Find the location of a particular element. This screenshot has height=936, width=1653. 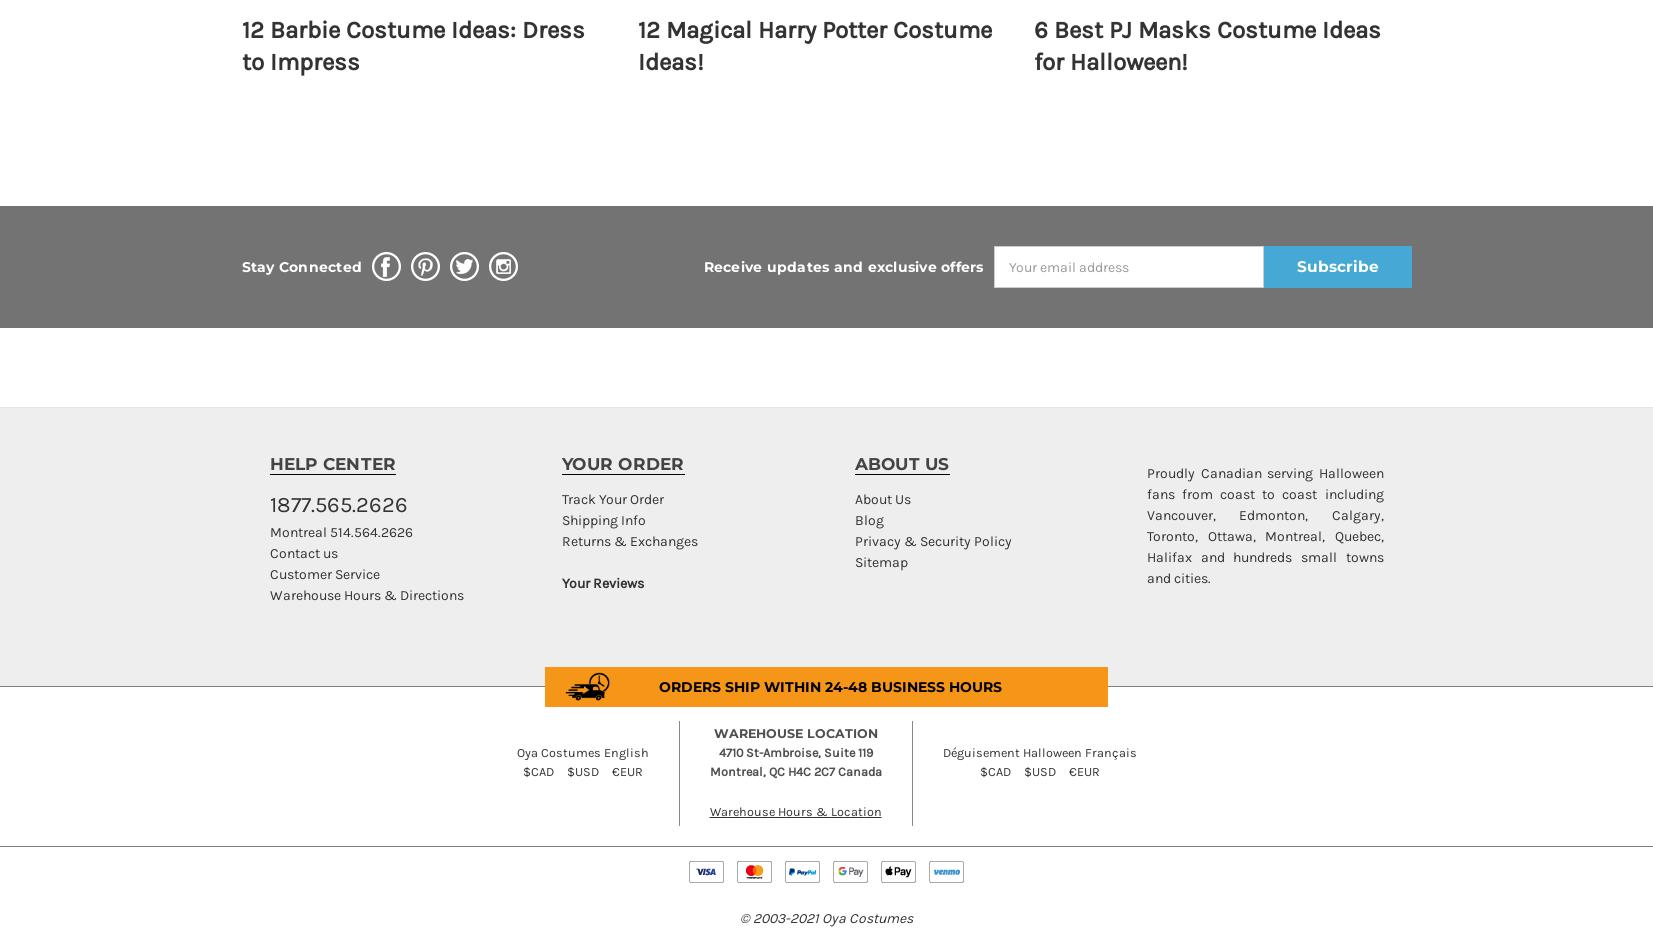

'6 Best PJ Masks Costume Ideas for Halloween!' is located at coordinates (1032, 45).